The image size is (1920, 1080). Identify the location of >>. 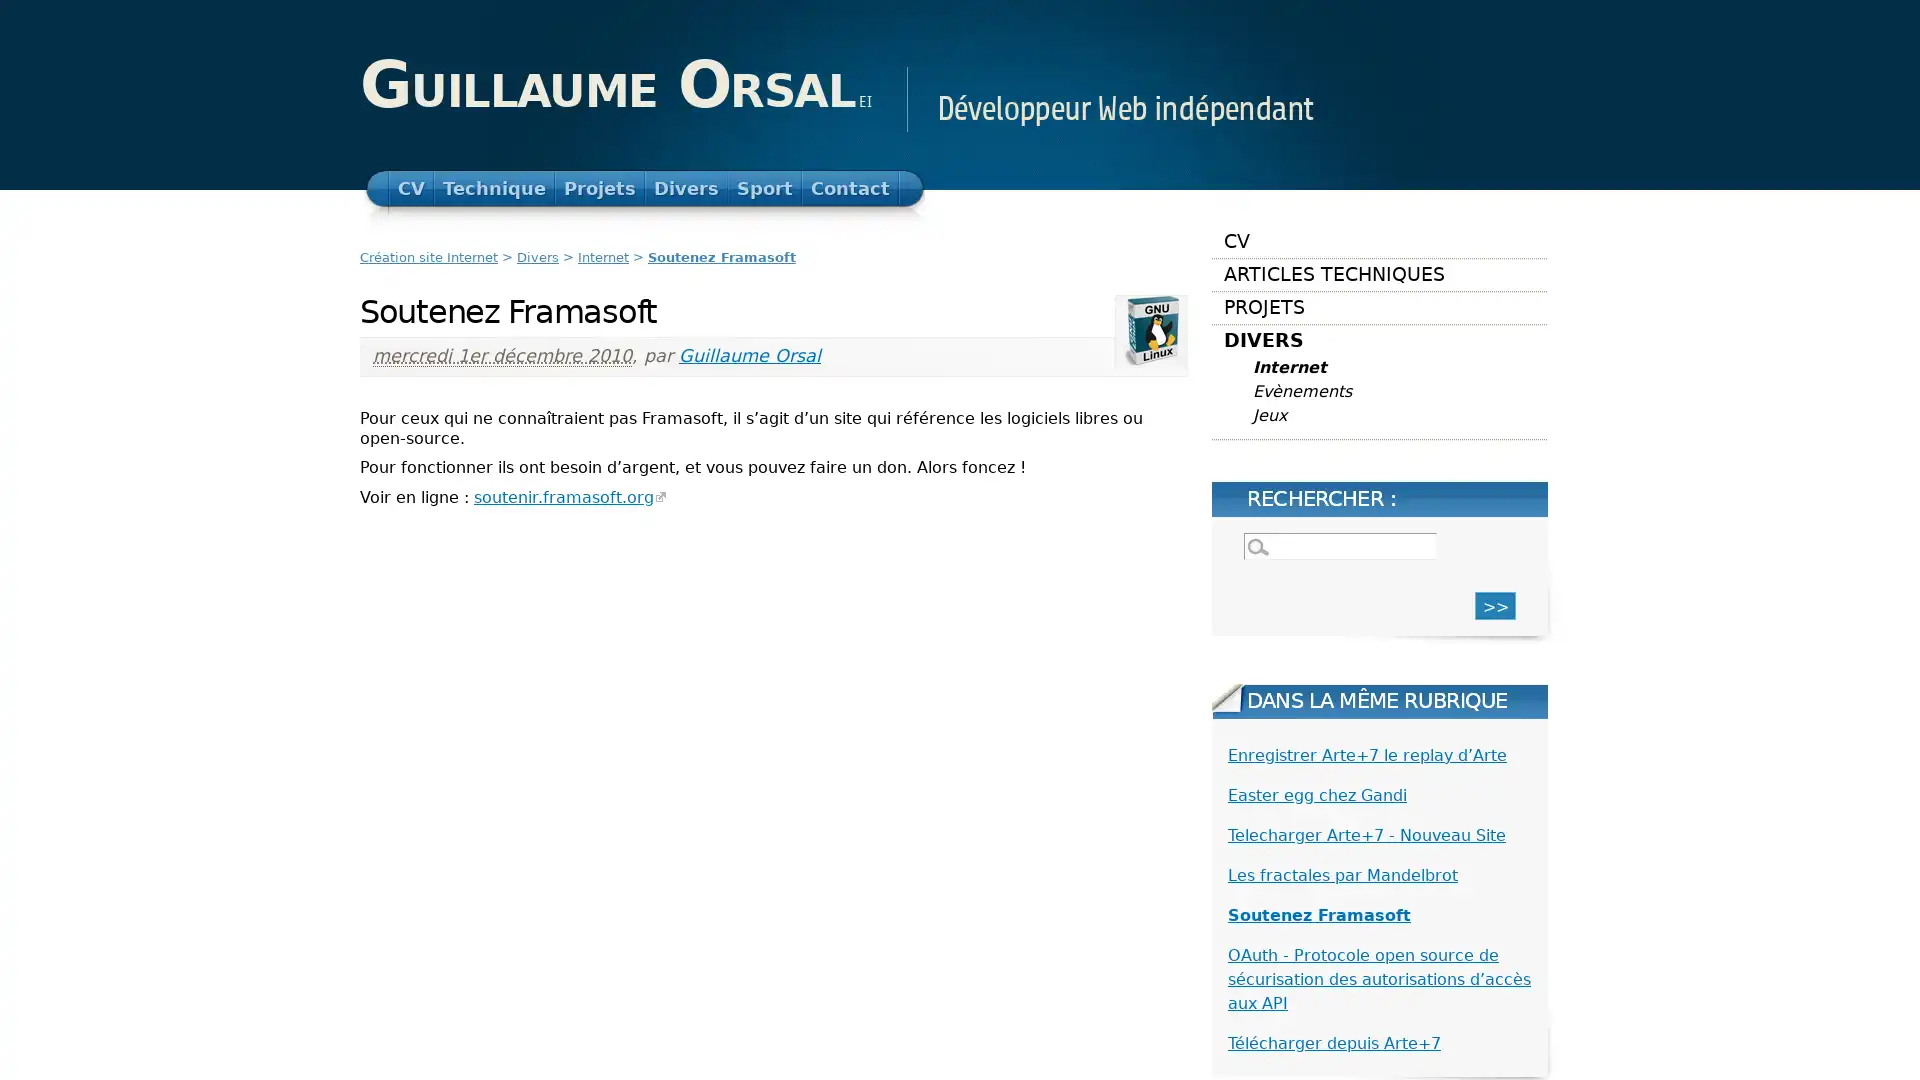
(1495, 604).